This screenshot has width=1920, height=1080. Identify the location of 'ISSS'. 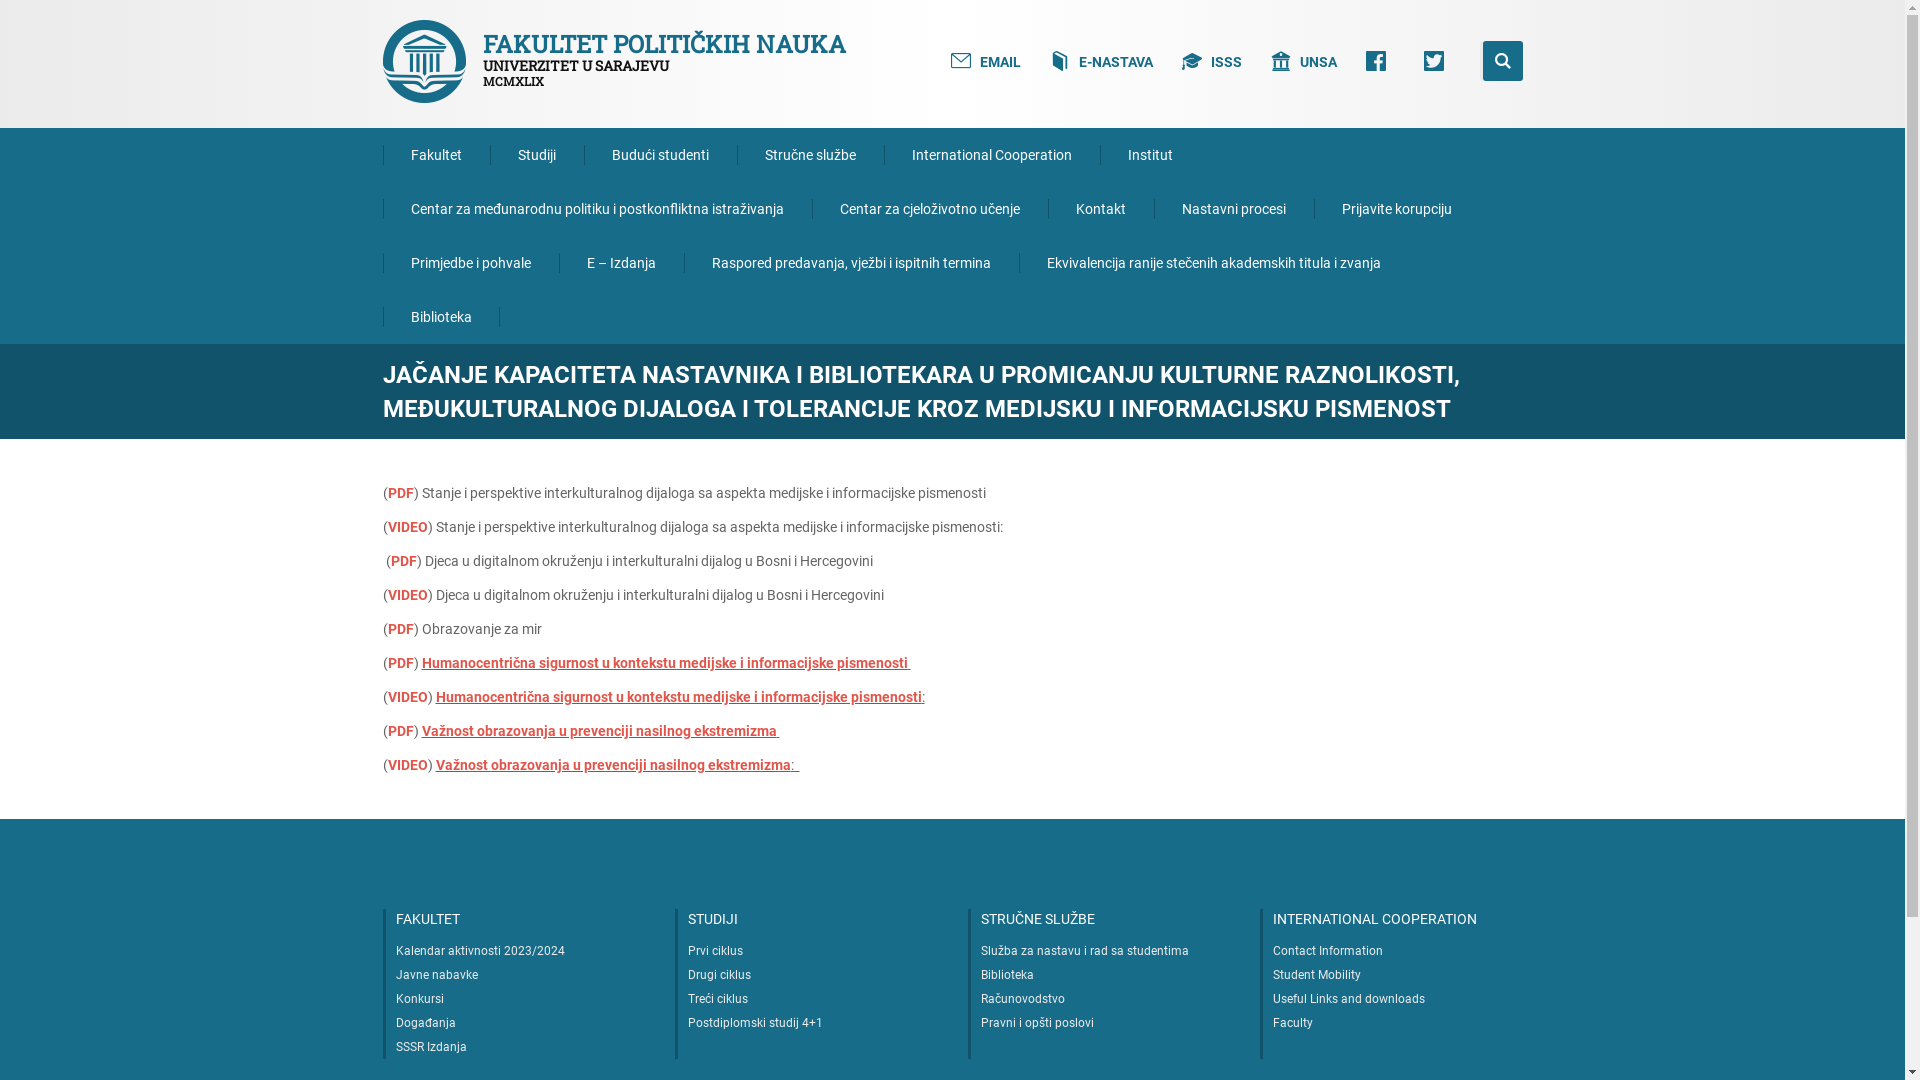
(1211, 60).